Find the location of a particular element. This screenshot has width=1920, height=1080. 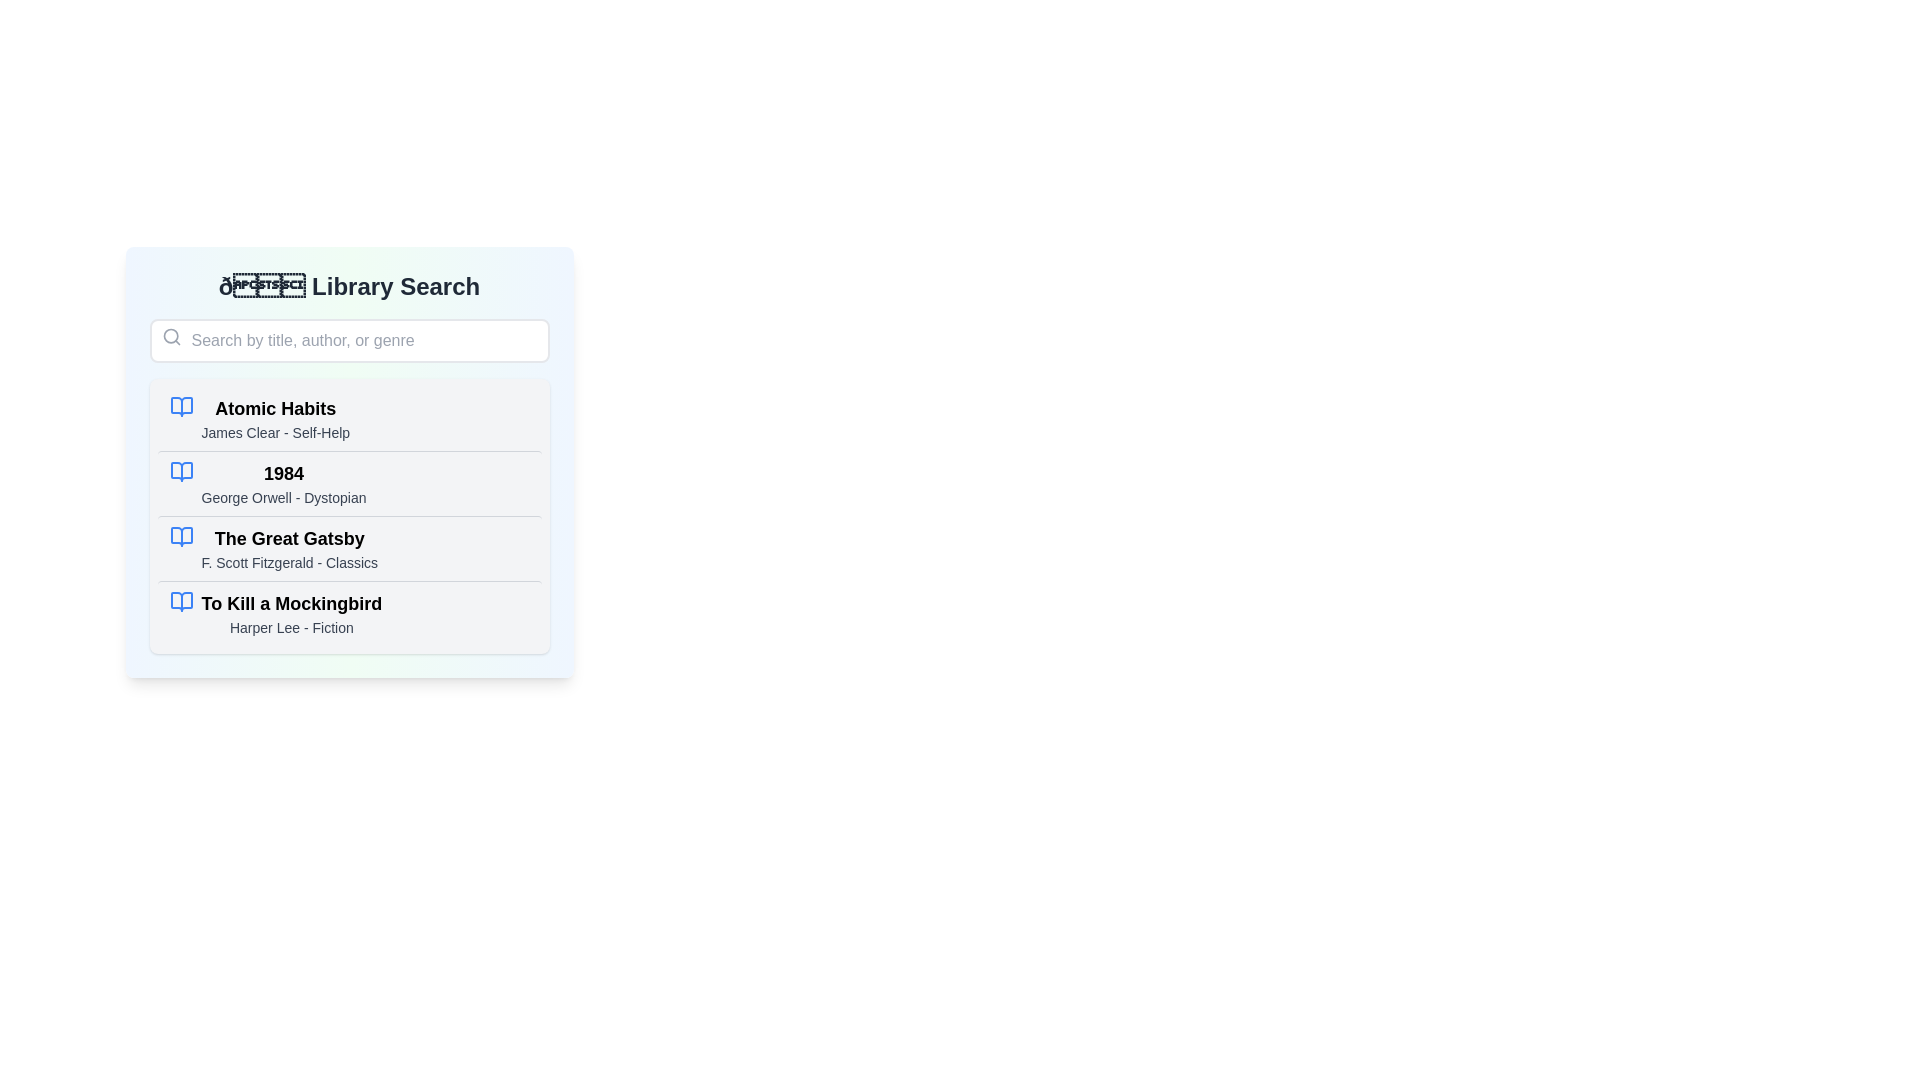

the first clickable list item card titled 'Atomic Habits' by James Clear in the Library Search section is located at coordinates (349, 418).